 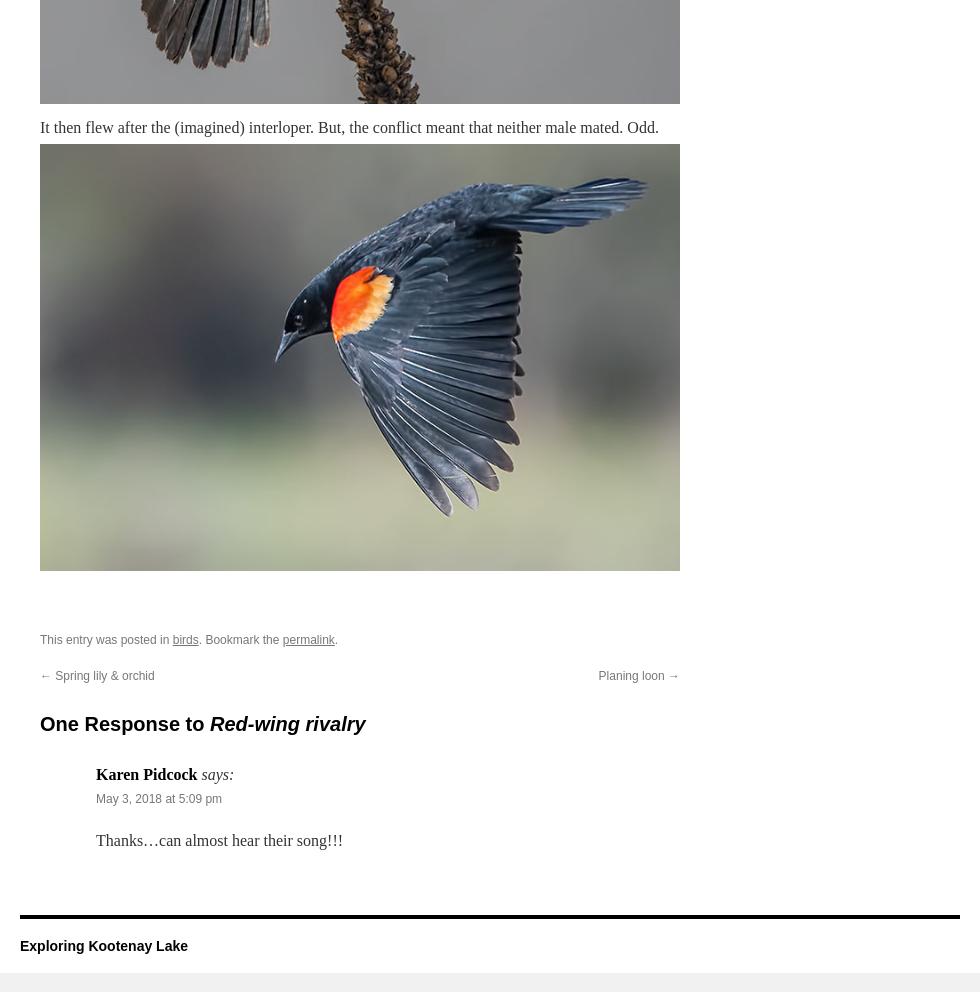 What do you see at coordinates (102, 673) in the screenshot?
I see `'Spring lily & orchid'` at bounding box center [102, 673].